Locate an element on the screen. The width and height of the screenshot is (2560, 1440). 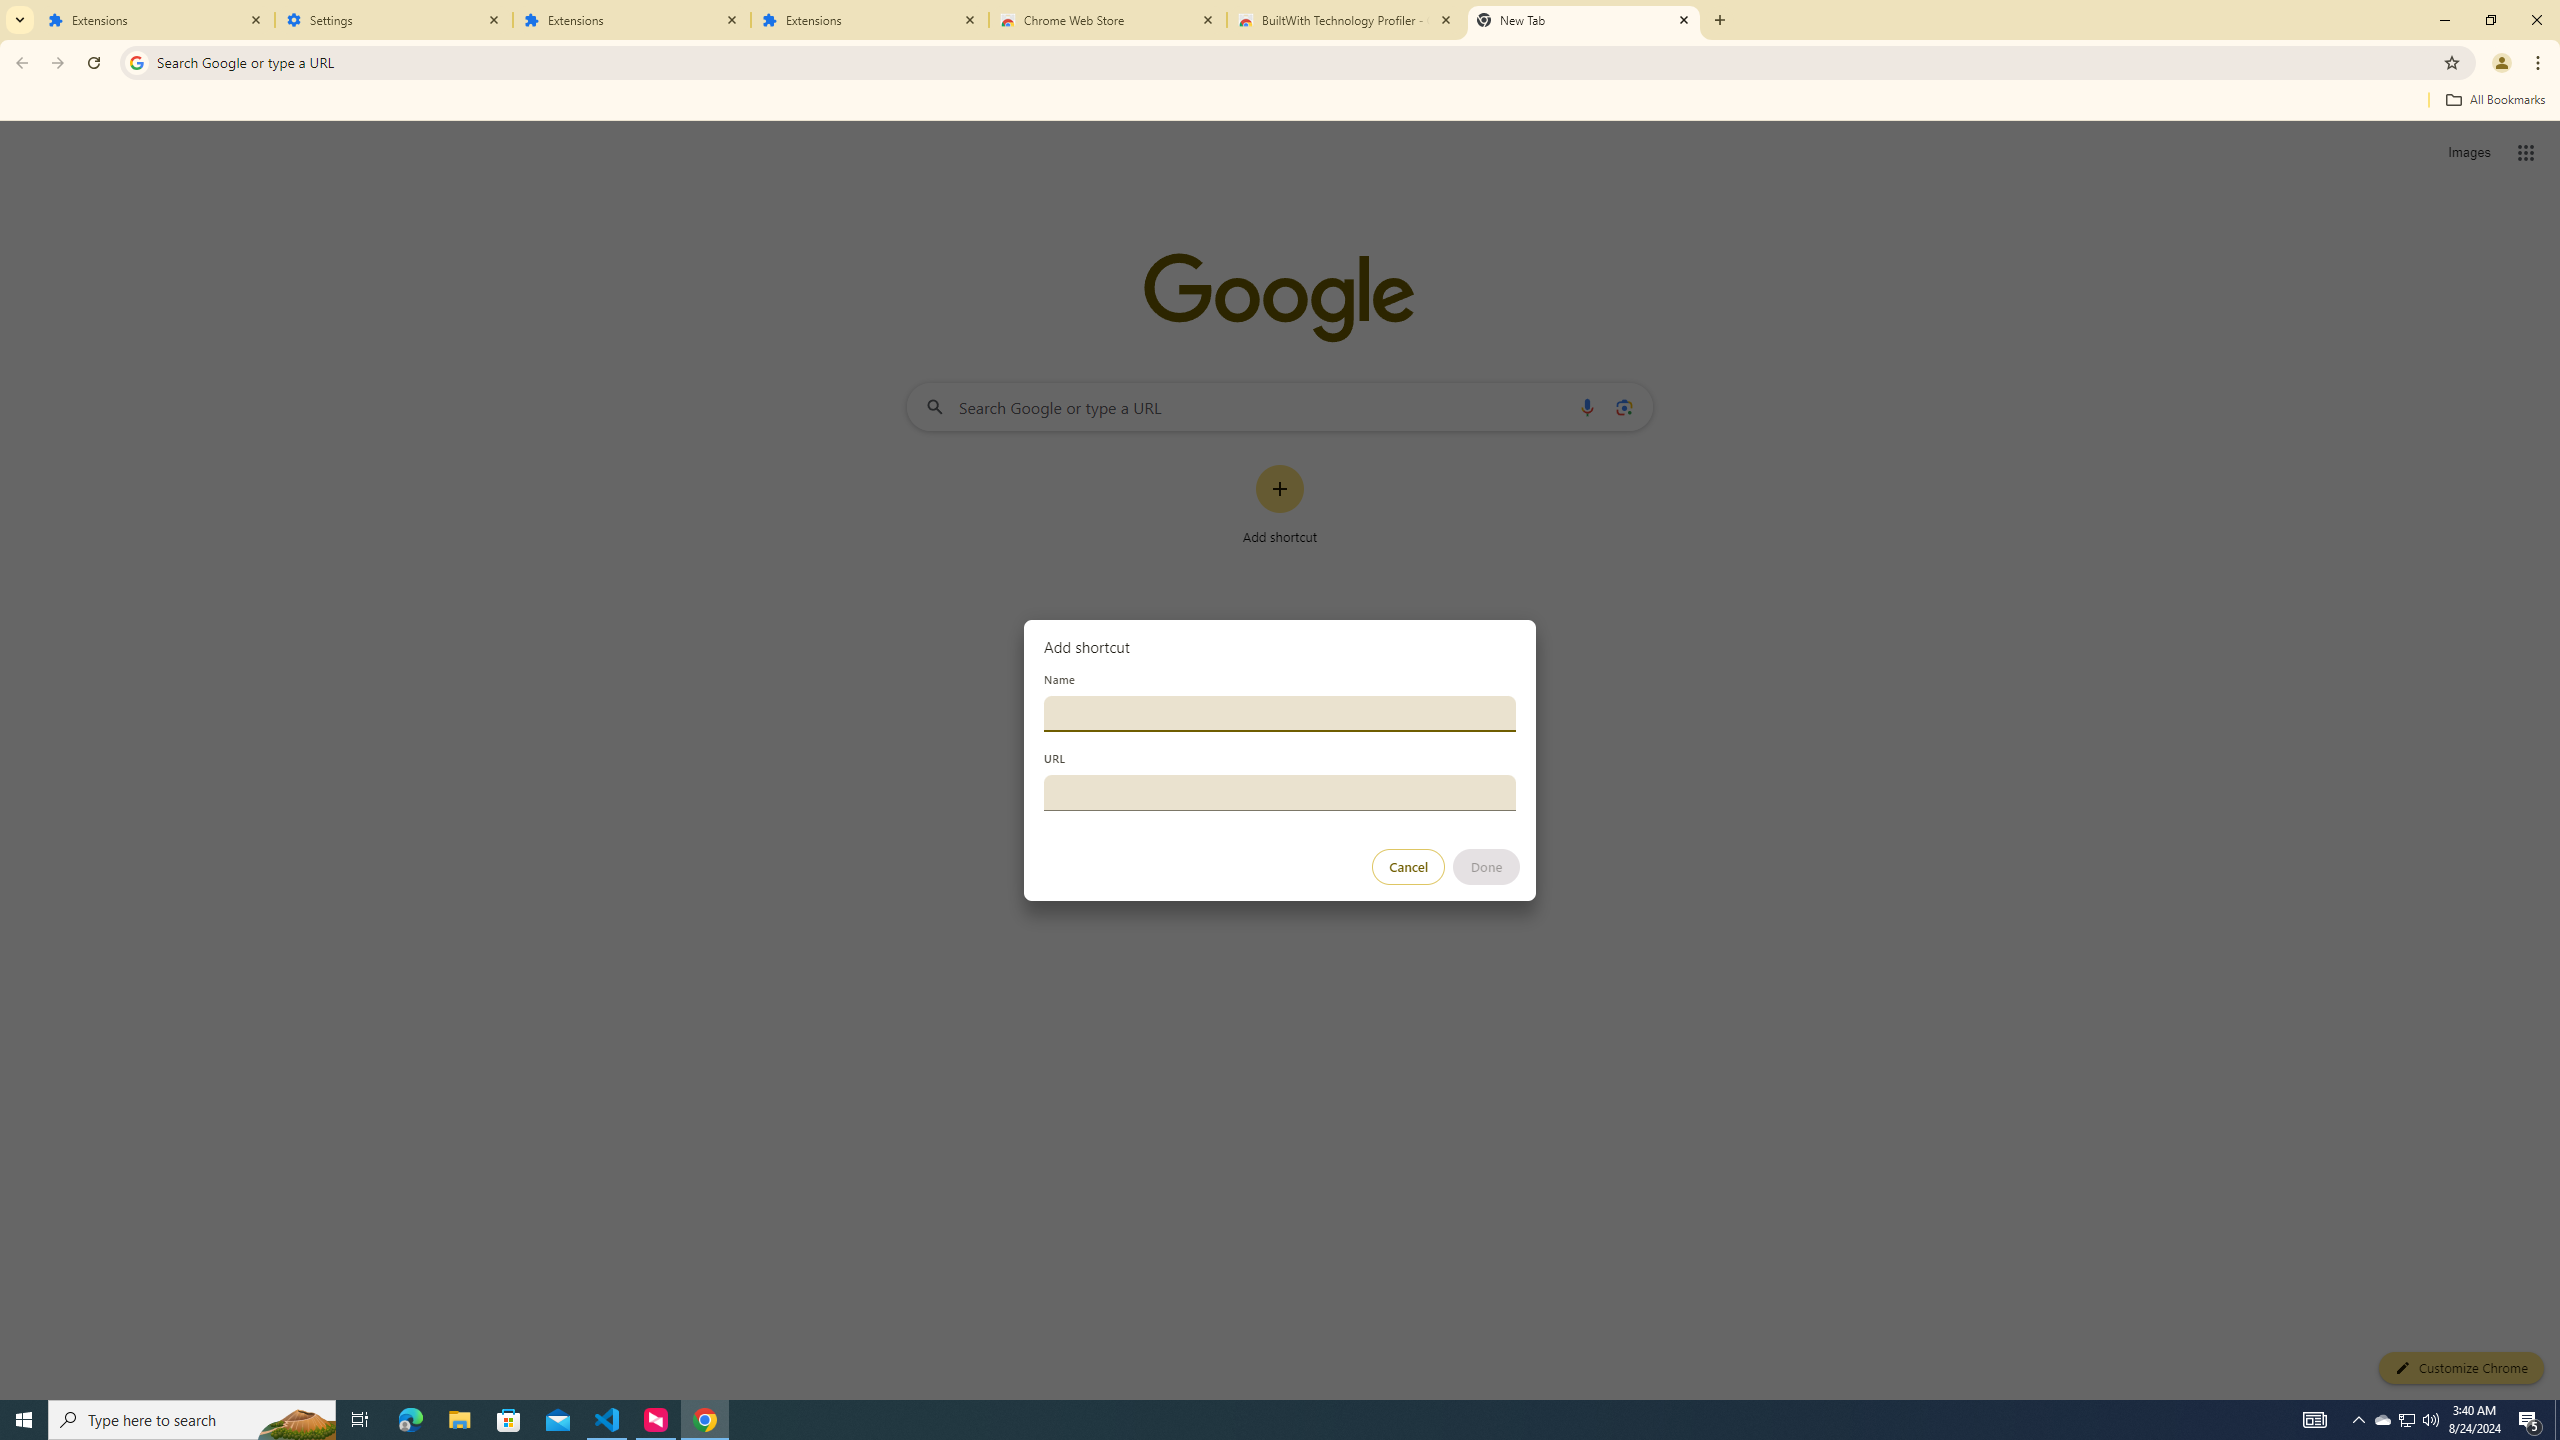
'BuiltWith Technology Profiler - Chrome Web Store' is located at coordinates (1345, 19).